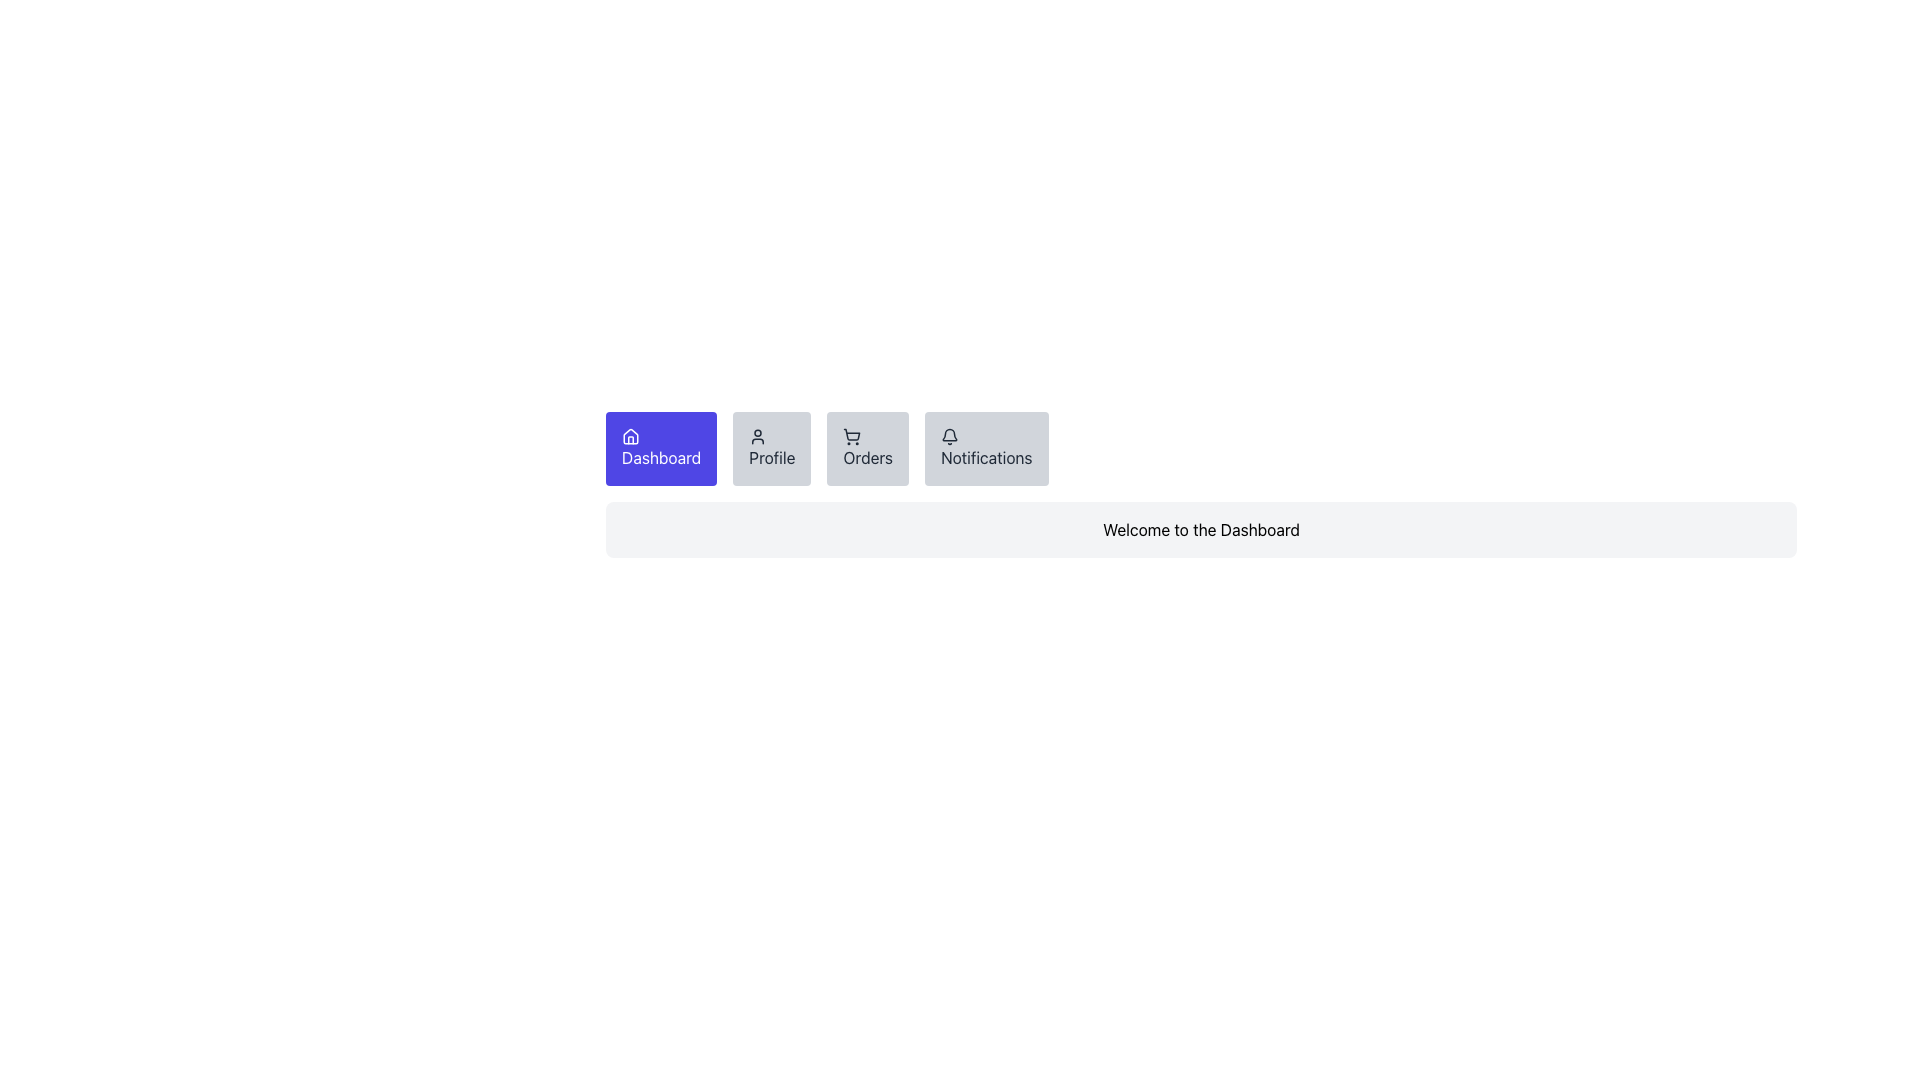 Image resolution: width=1920 pixels, height=1080 pixels. I want to click on the 'Orders' button which contains the shopping cart icon, so click(852, 433).